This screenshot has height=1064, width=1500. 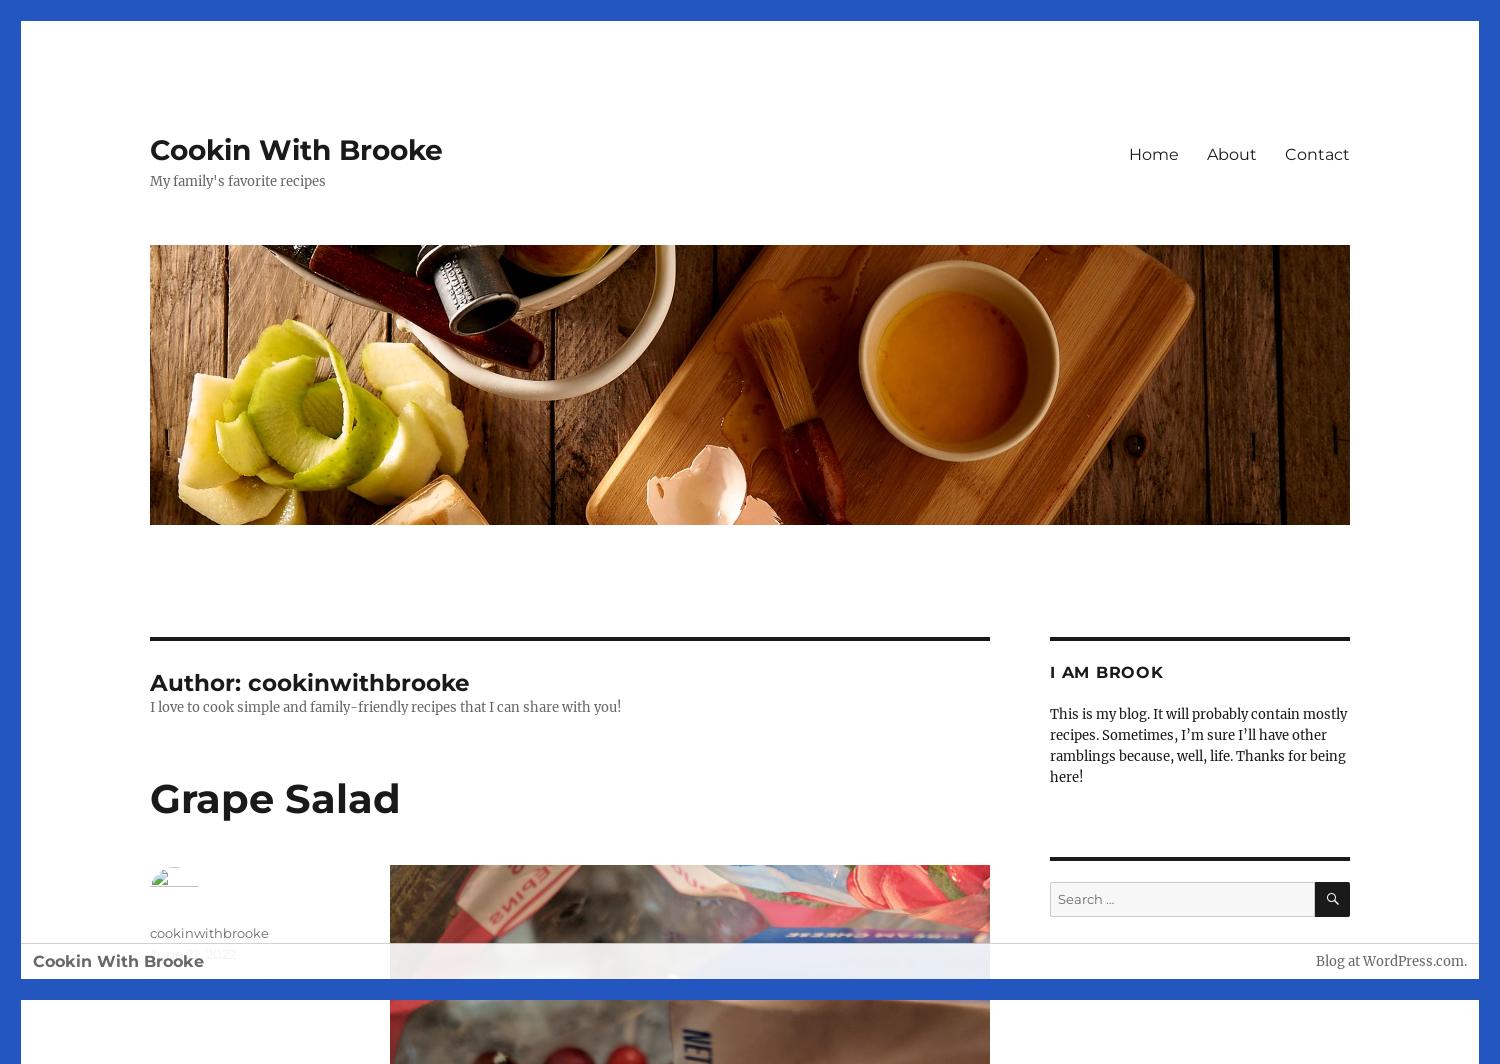 I want to click on 'I Am Brook', so click(x=1105, y=672).